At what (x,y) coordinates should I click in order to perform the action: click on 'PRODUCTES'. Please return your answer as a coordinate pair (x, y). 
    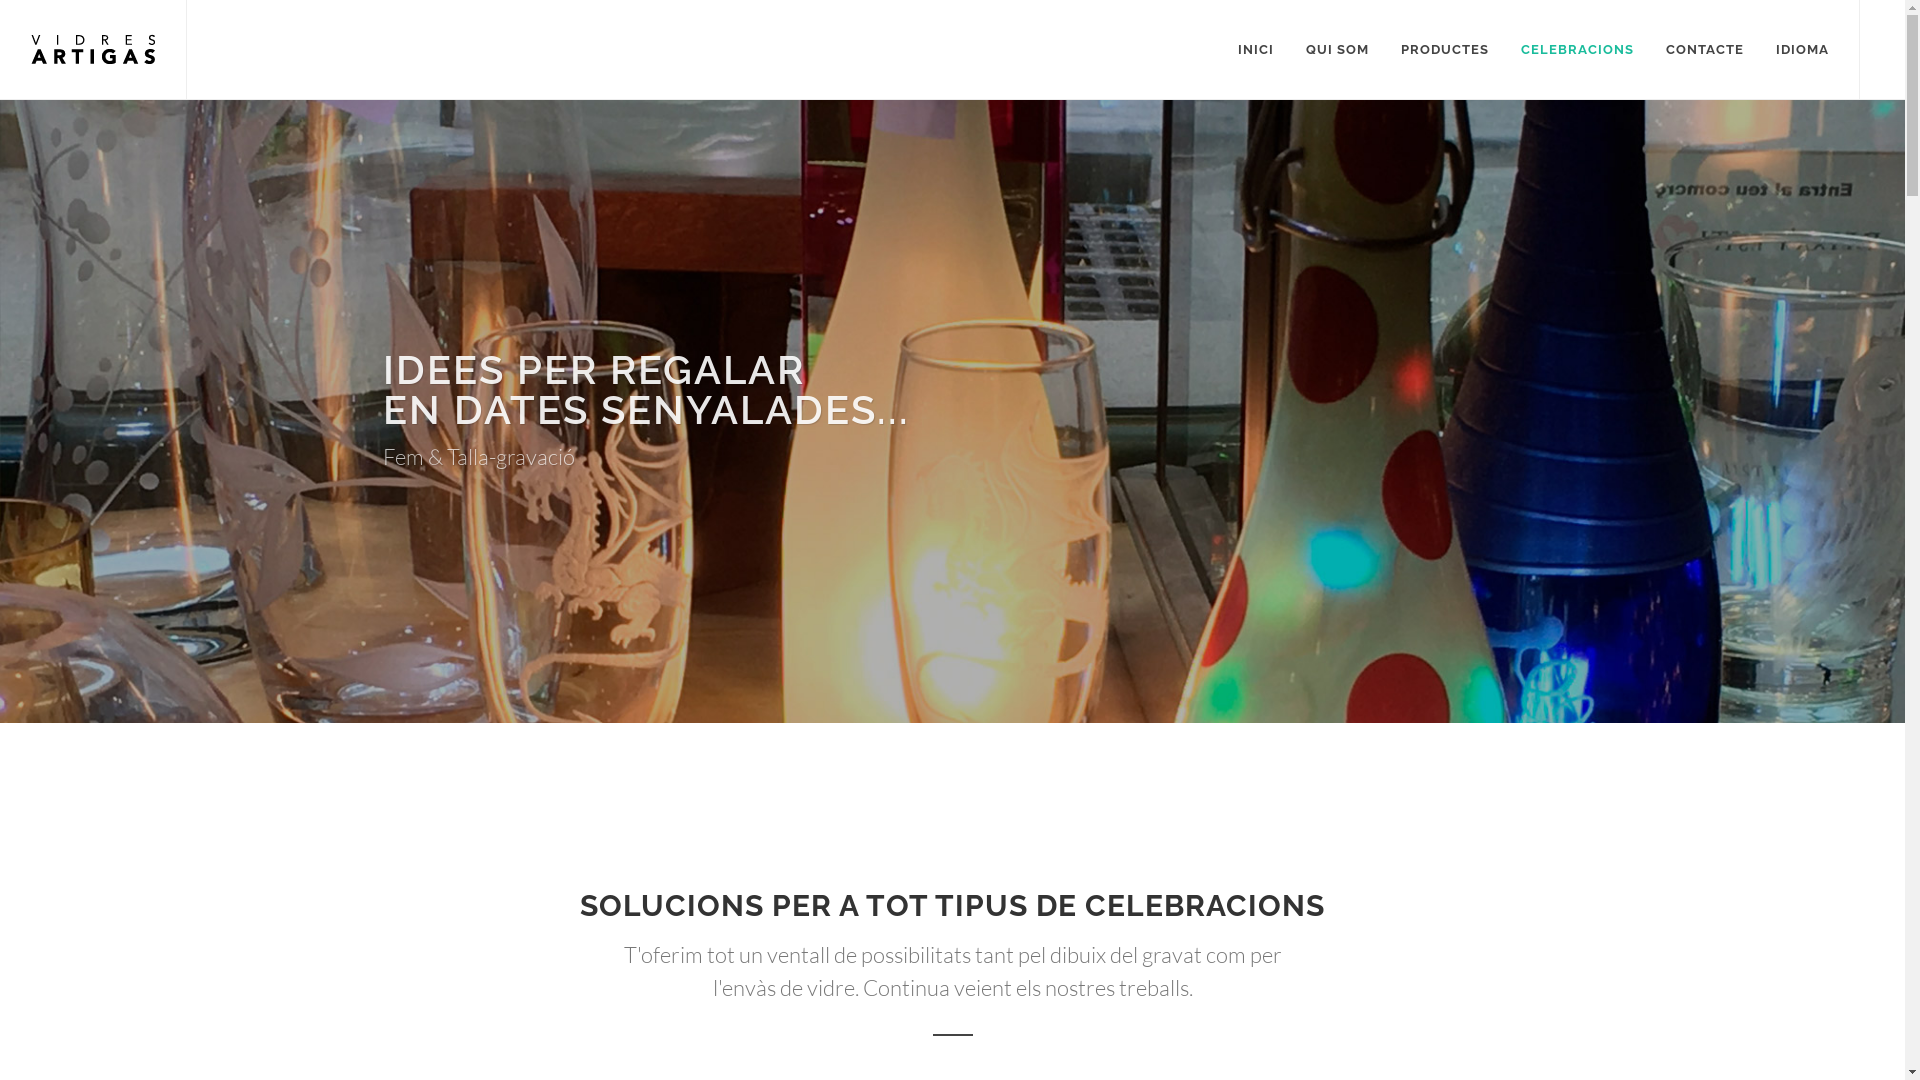
    Looking at the image, I should click on (1385, 49).